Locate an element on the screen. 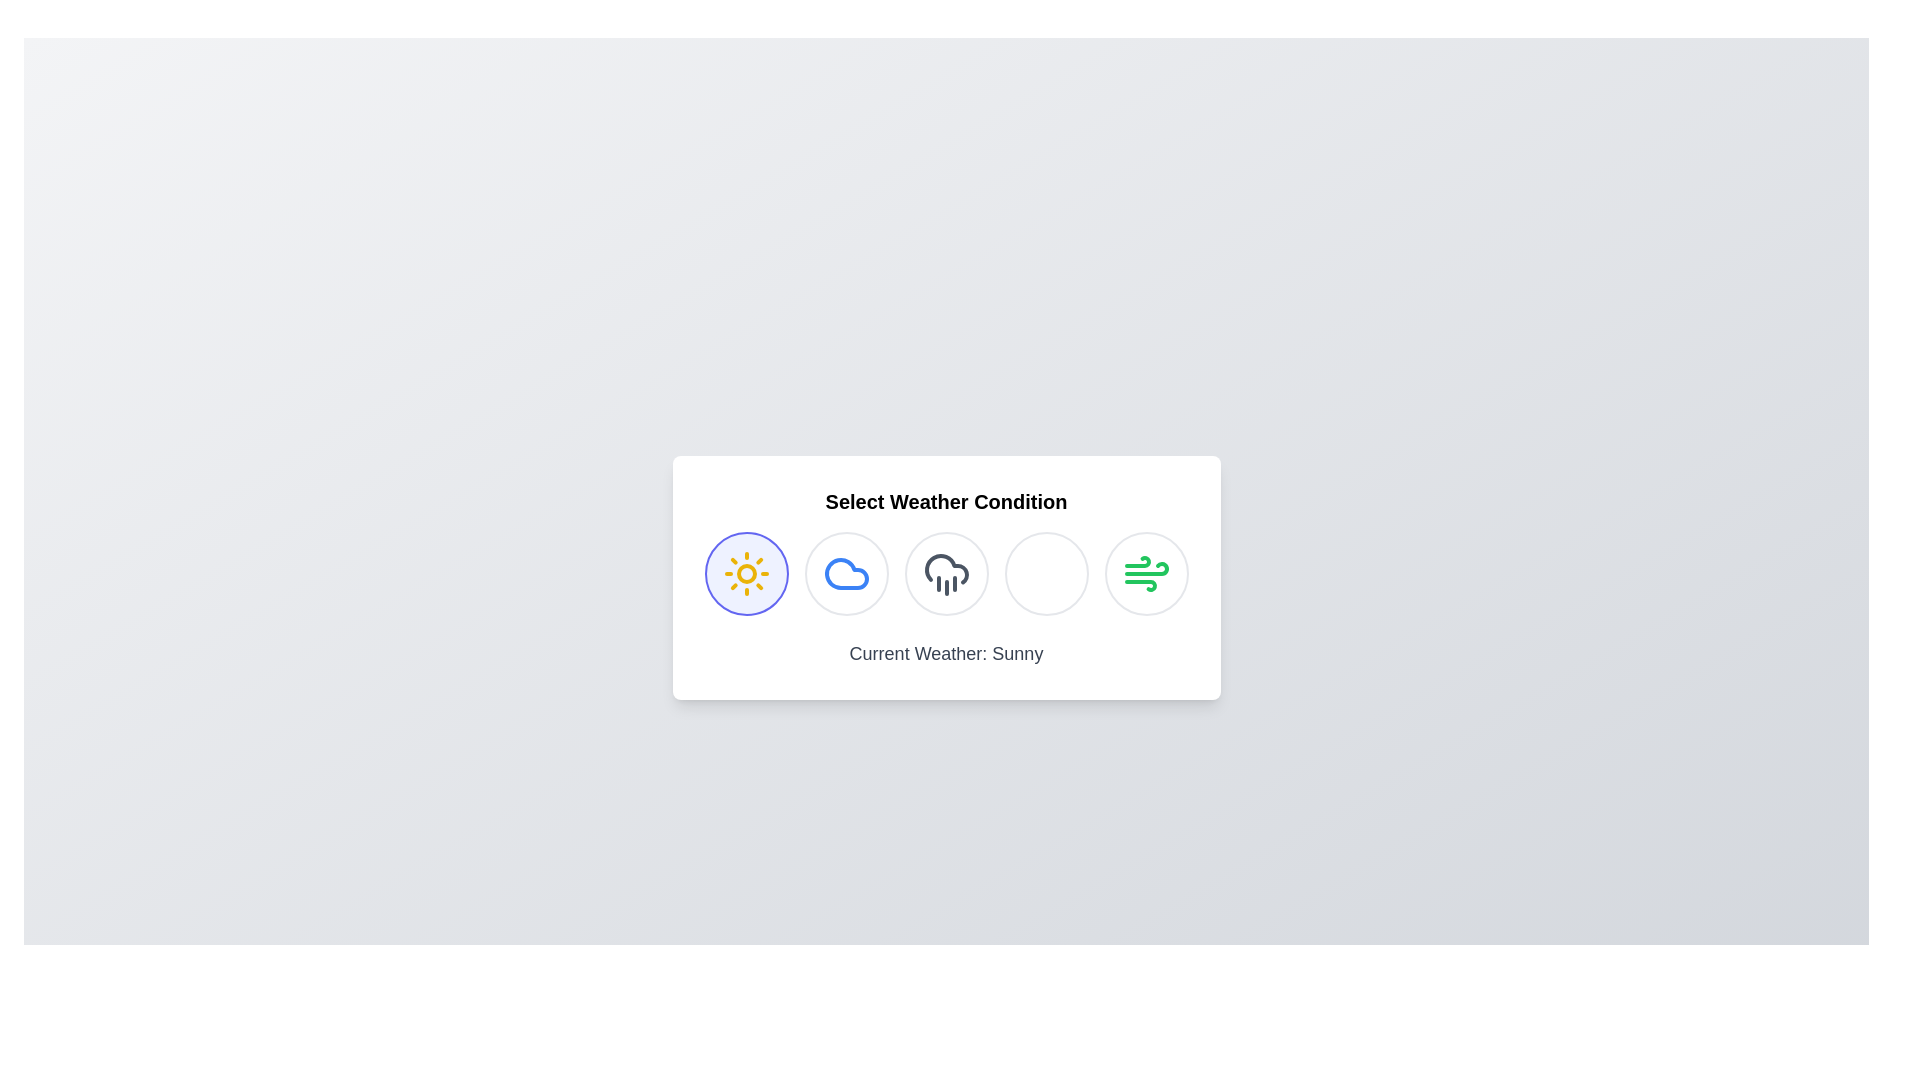 The width and height of the screenshot is (1920, 1080). the circular button with a sun icon at its center, which has an indigo border and a light indigo background is located at coordinates (745, 574).